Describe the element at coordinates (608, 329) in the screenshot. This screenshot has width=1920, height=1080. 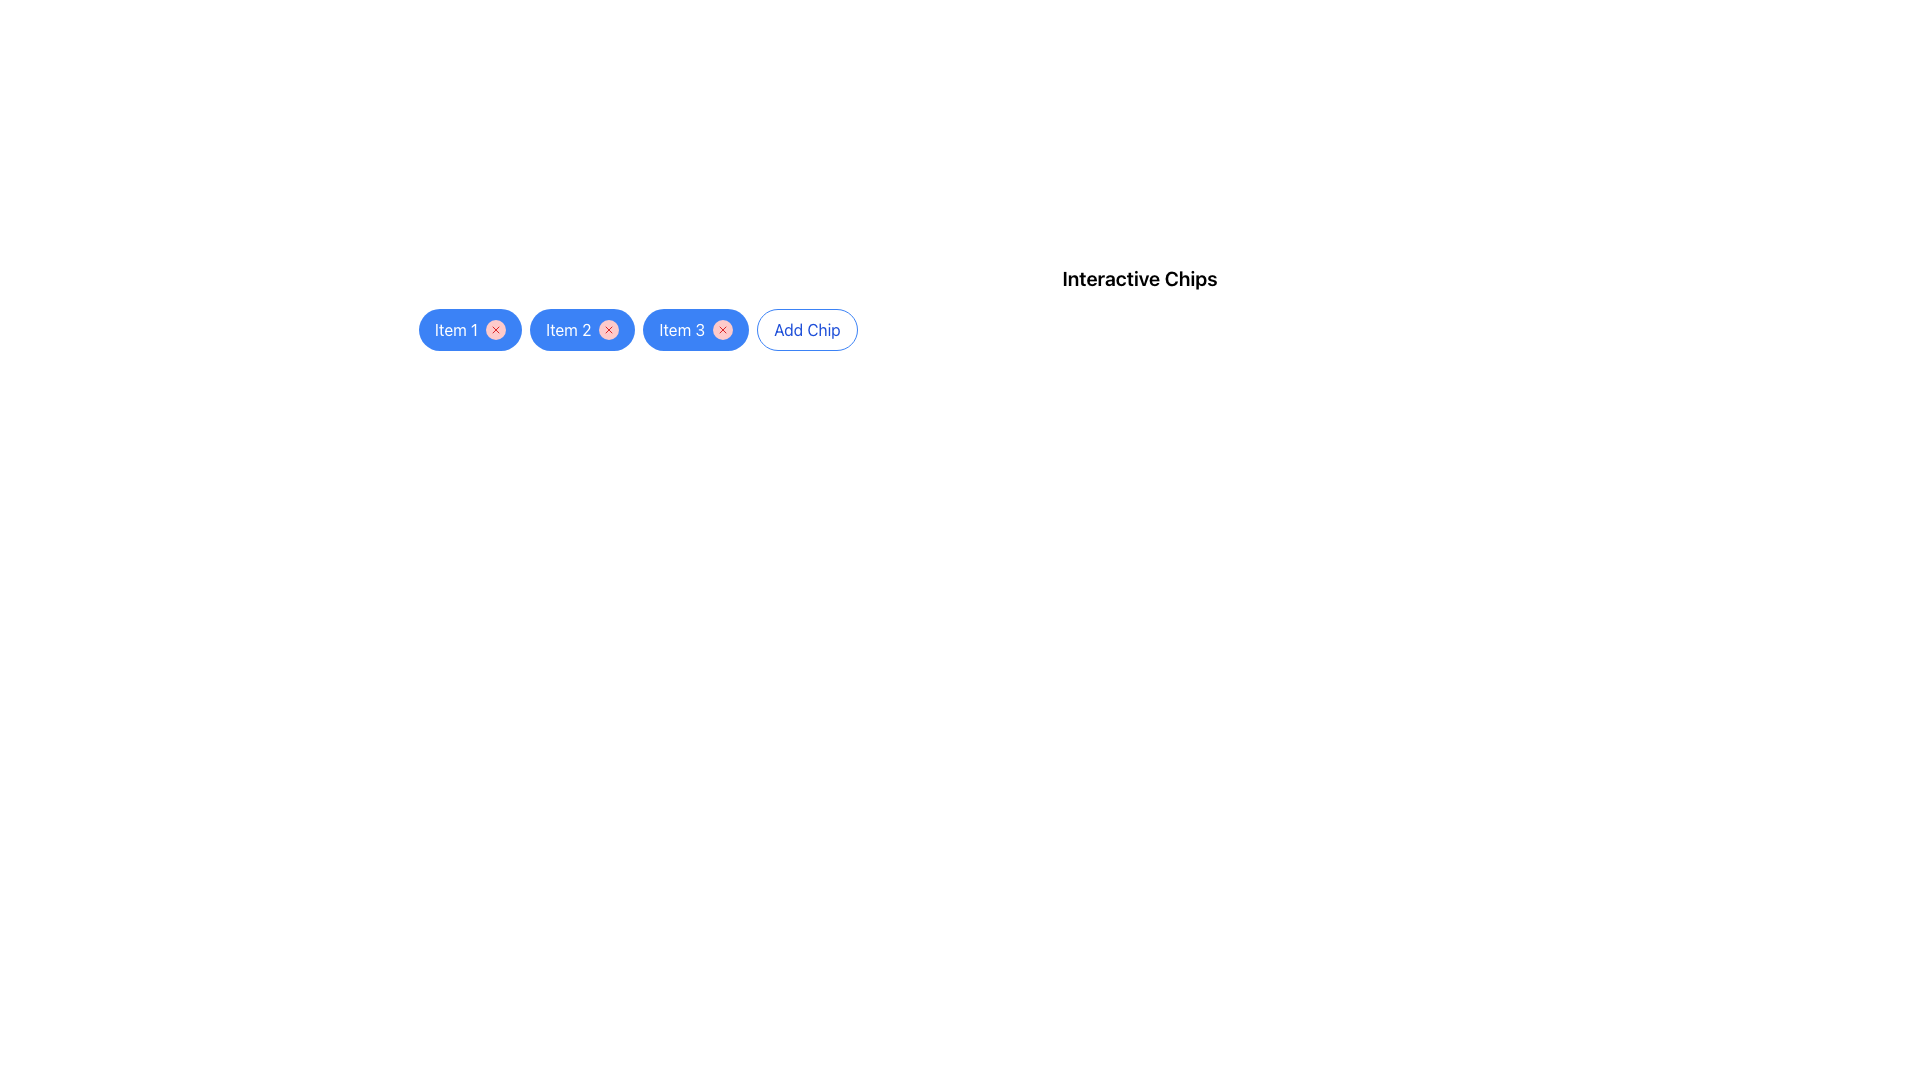
I see `the close button resembling an 'X' within the red circular background, located in the top-right corner of the chip labeled 'Item 2'` at that location.